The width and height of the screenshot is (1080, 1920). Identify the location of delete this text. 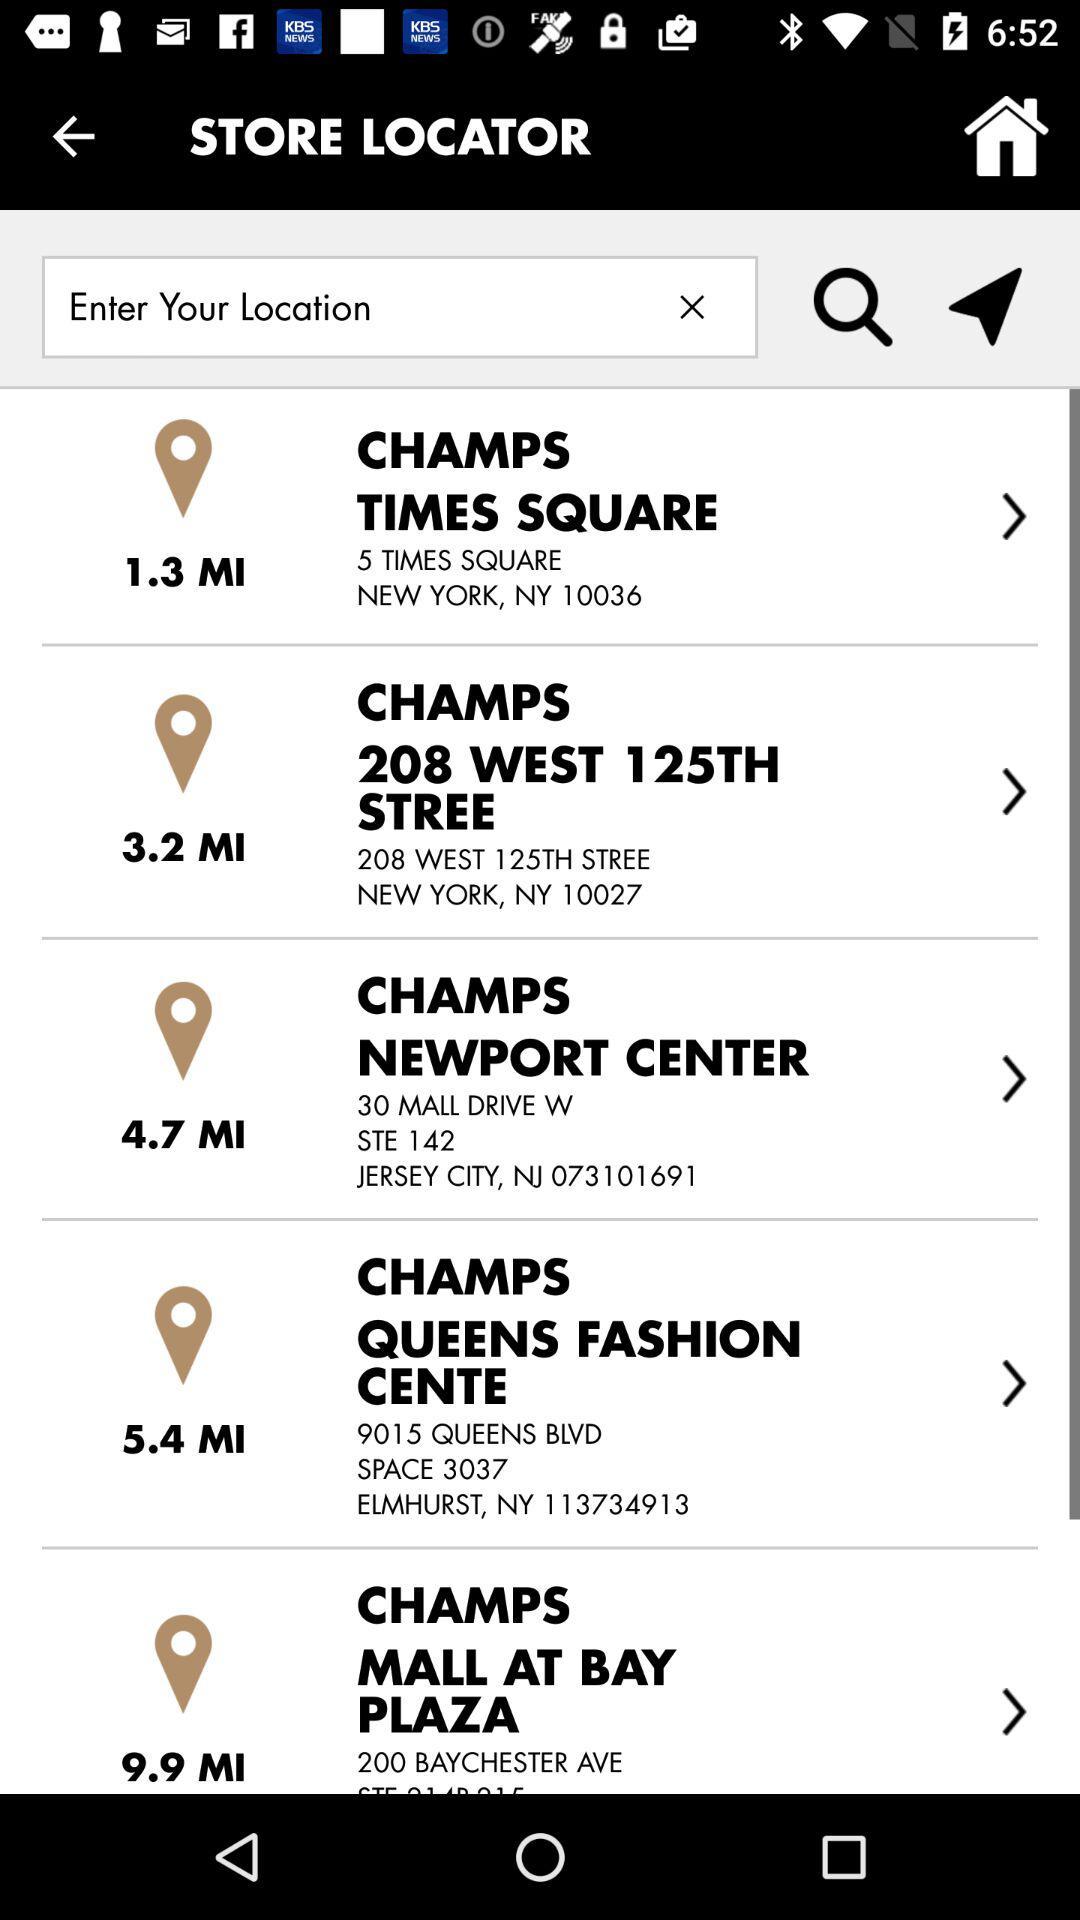
(691, 306).